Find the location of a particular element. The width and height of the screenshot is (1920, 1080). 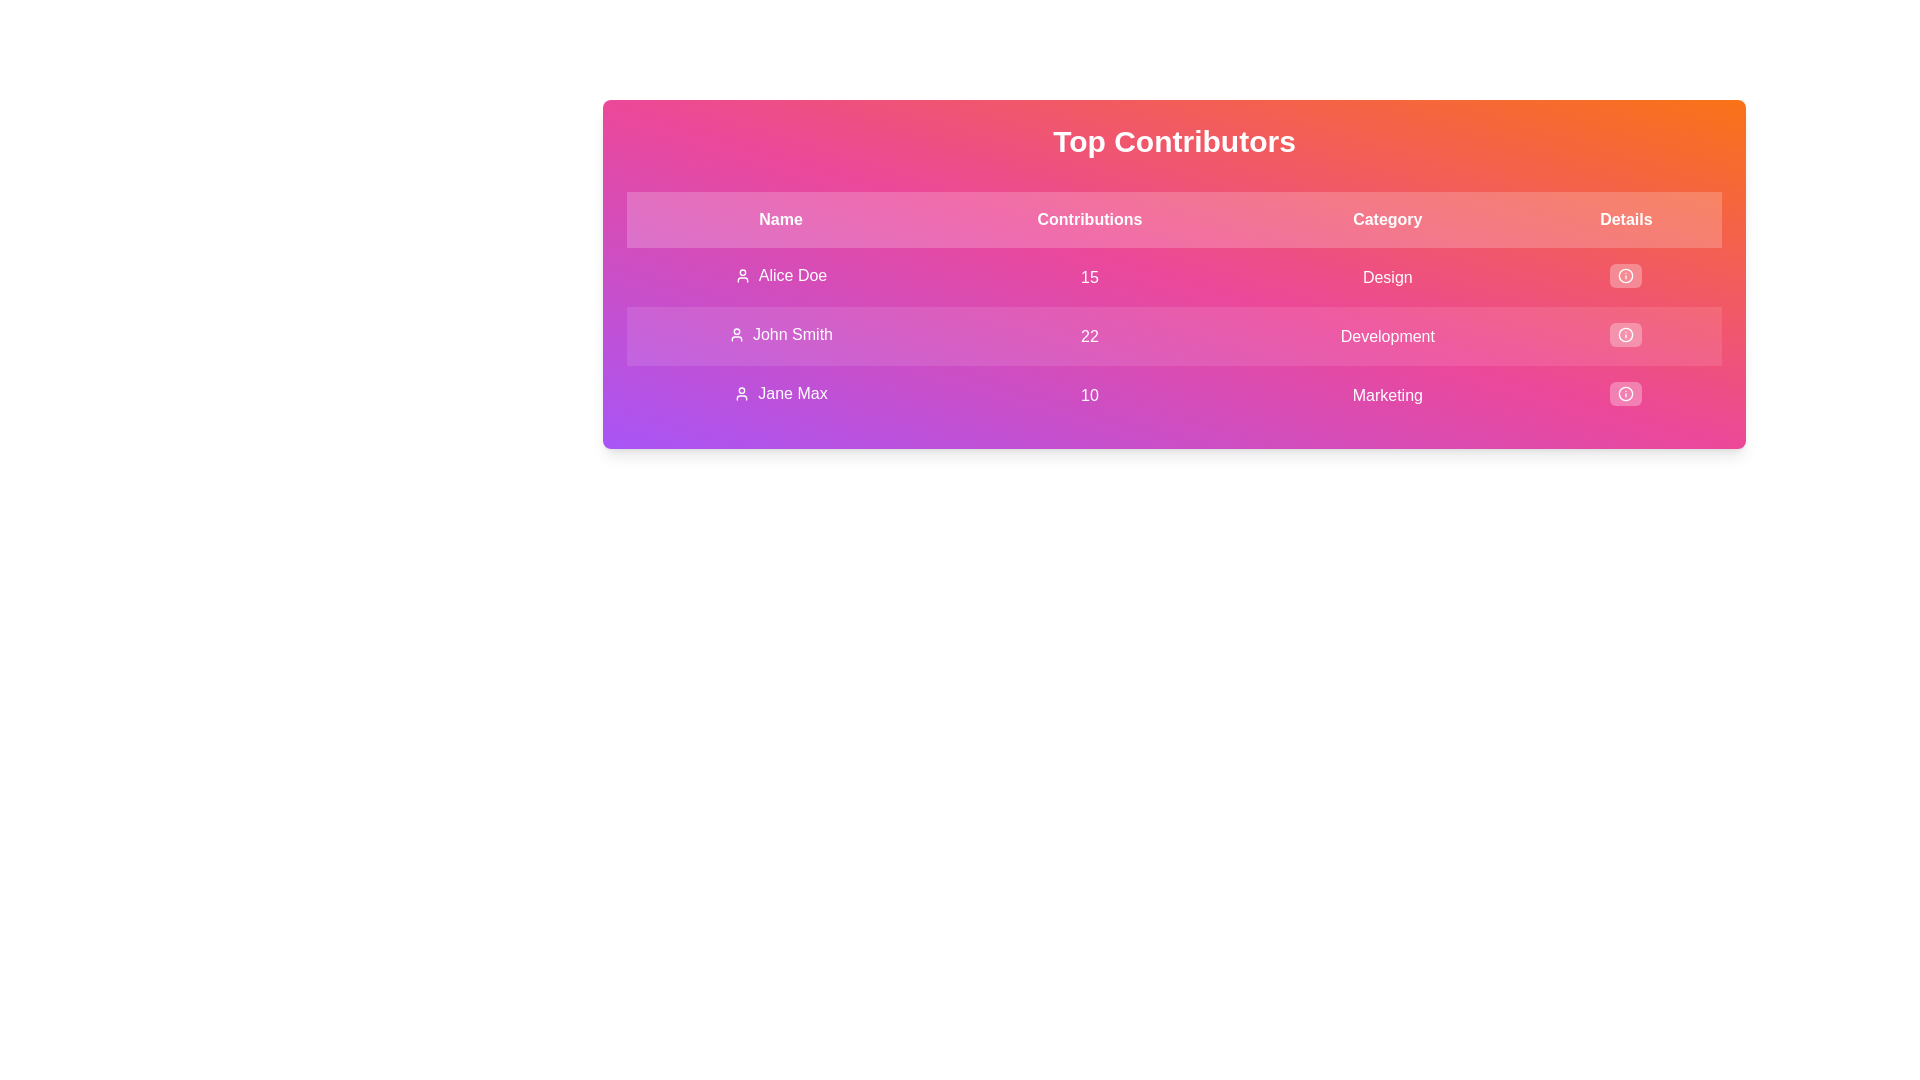

the contribution count display for 'Jane Max' in the 'Top Contributors' list, which is the second item in the third row under the 'Contributions' column is located at coordinates (1088, 395).